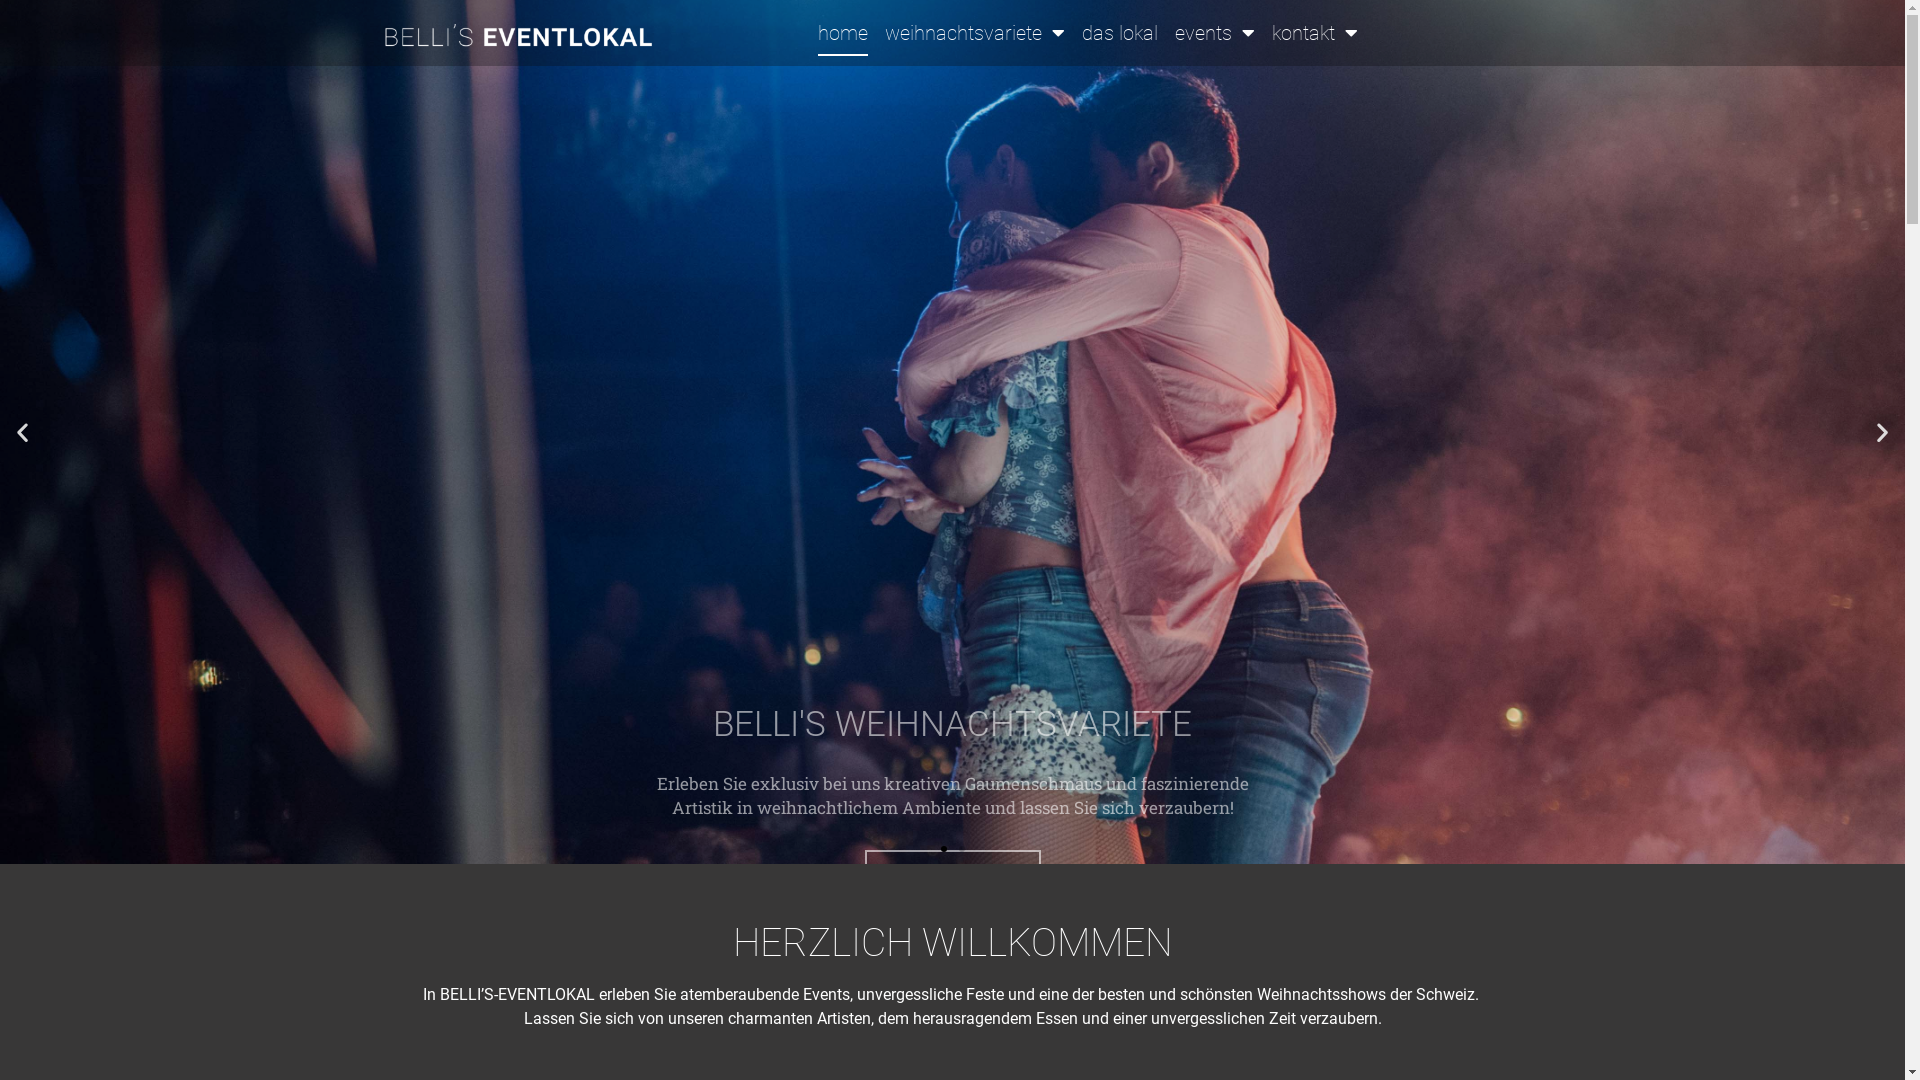 The image size is (1920, 1080). Describe the element at coordinates (1118, 33) in the screenshot. I see `'das lokal'` at that location.